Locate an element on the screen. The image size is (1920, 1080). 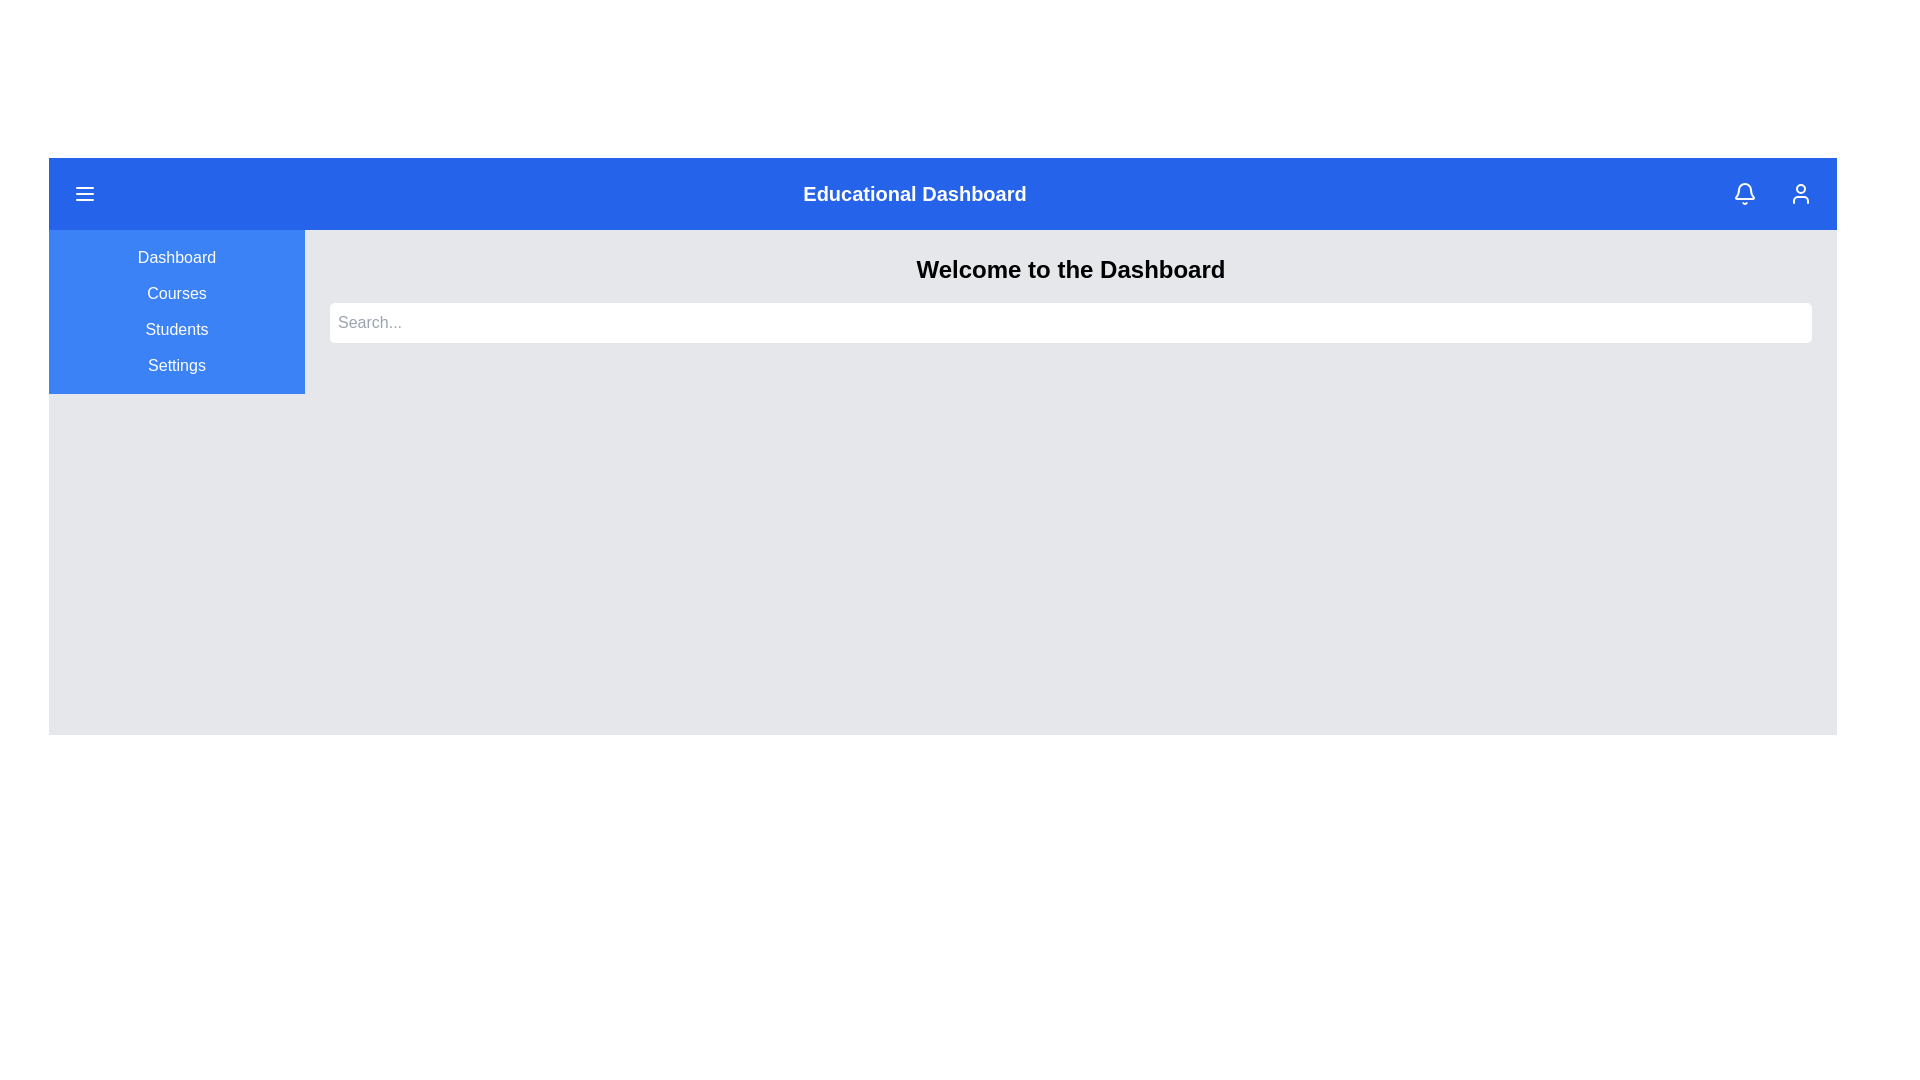
the user profile icon located at the top-right corner of the header is located at coordinates (1800, 193).